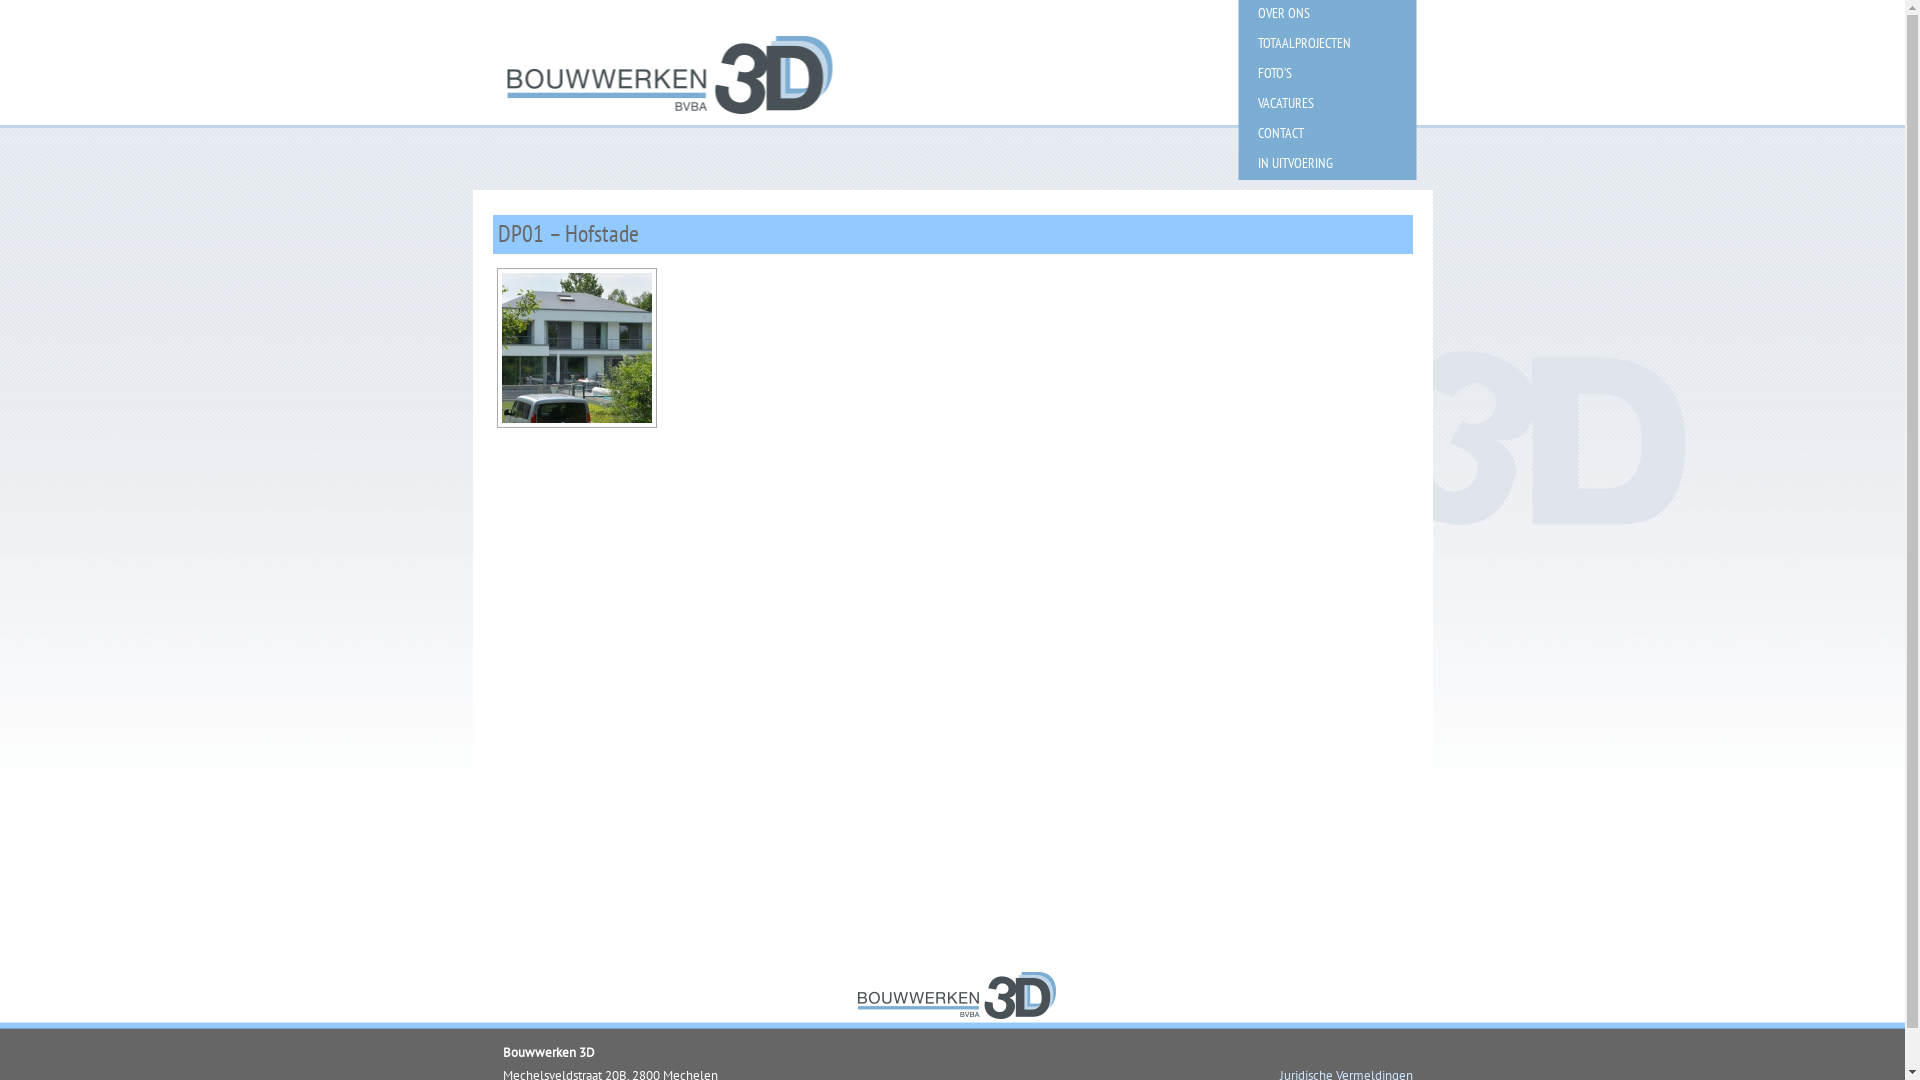  I want to click on 'CONTACT', so click(1237, 132).